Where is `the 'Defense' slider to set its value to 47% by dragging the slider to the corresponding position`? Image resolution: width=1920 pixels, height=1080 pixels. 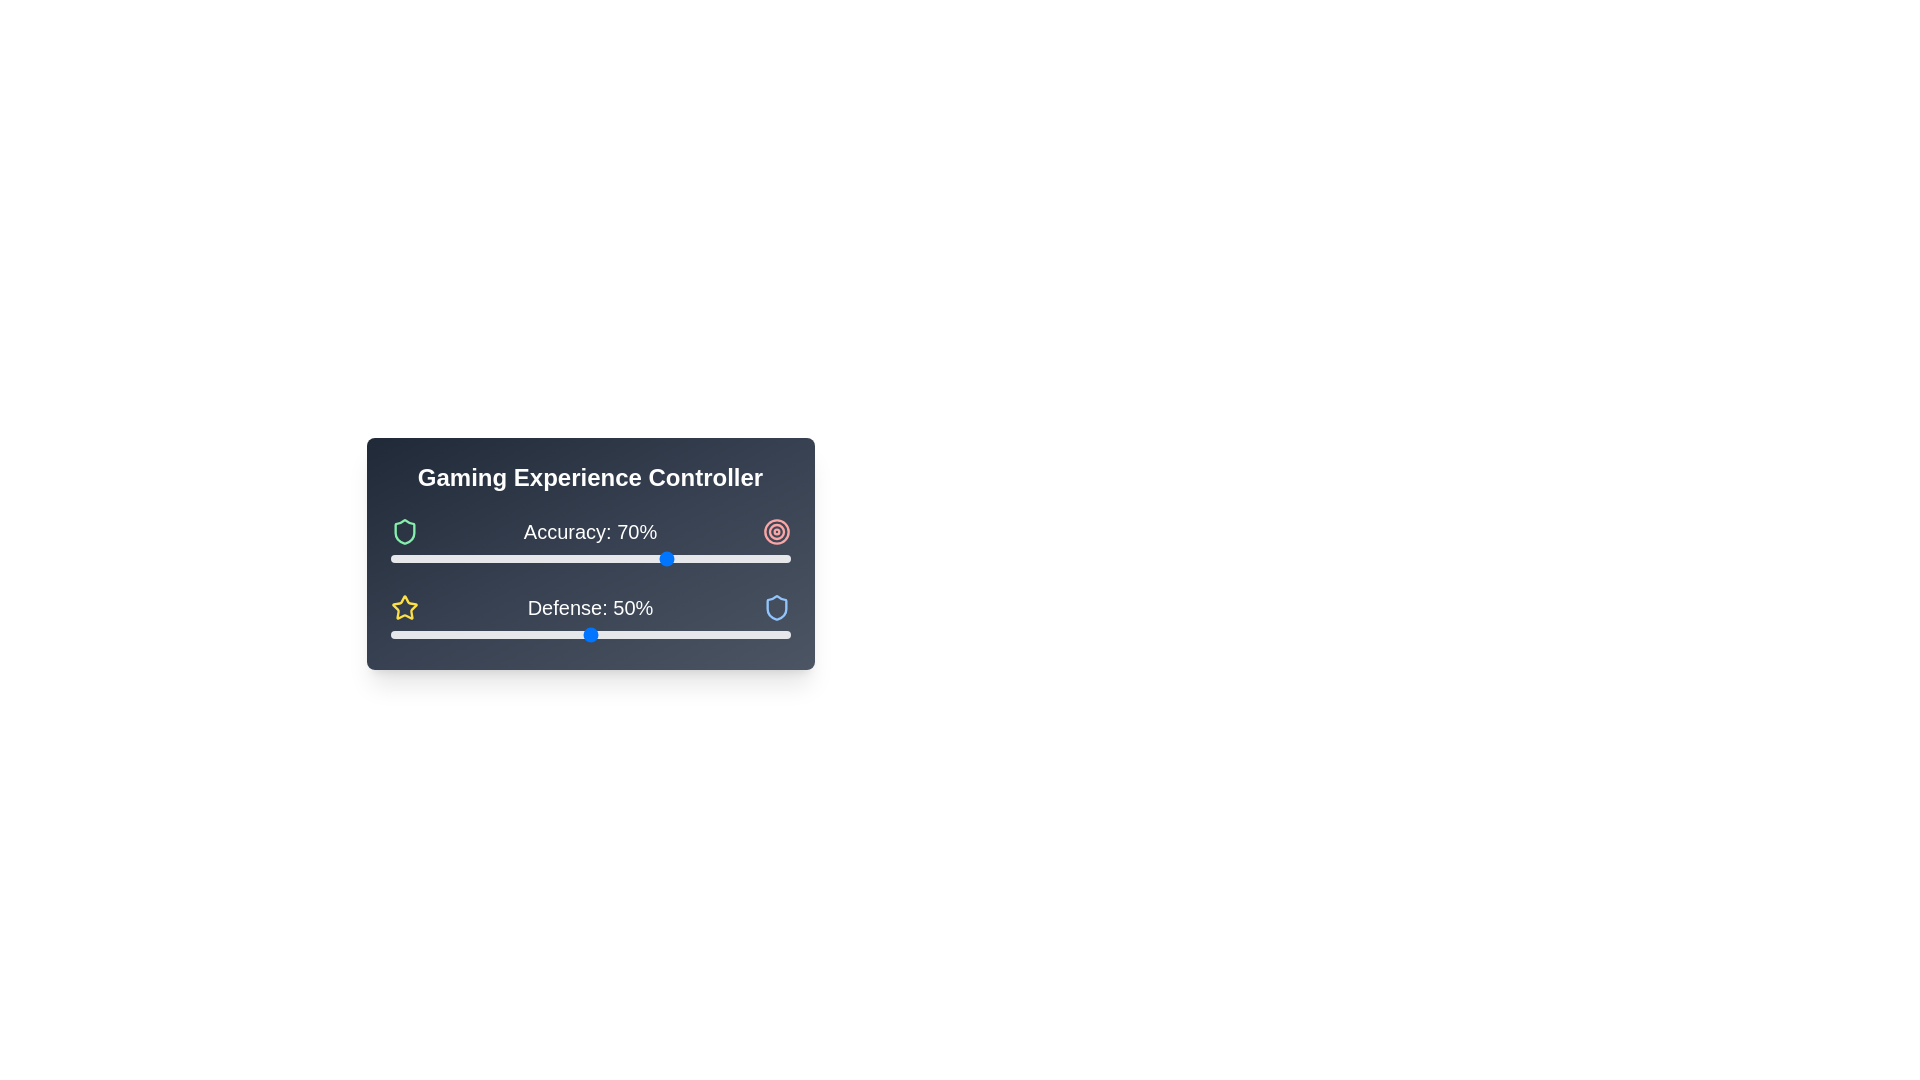 the 'Defense' slider to set its value to 47% by dragging the slider to the corresponding position is located at coordinates (577, 635).